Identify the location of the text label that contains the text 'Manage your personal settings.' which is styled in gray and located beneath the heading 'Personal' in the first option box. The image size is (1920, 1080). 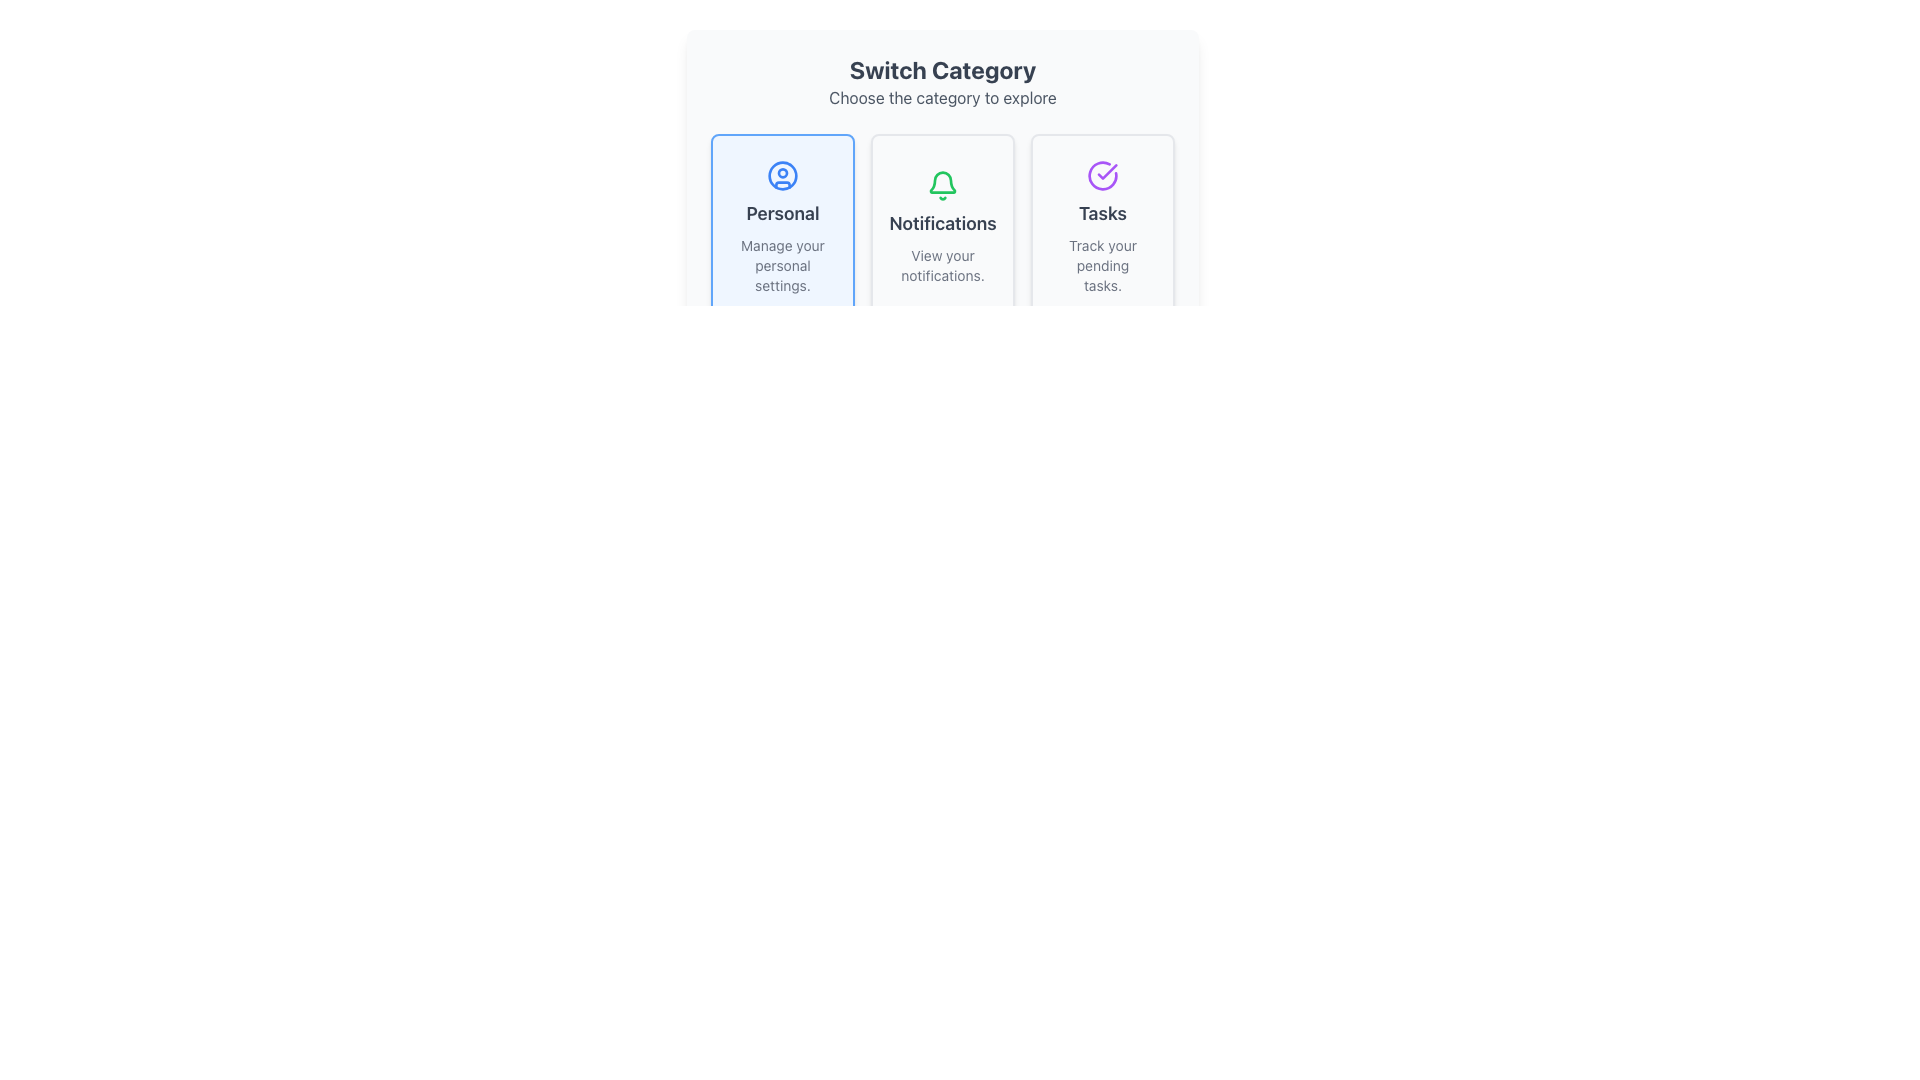
(781, 265).